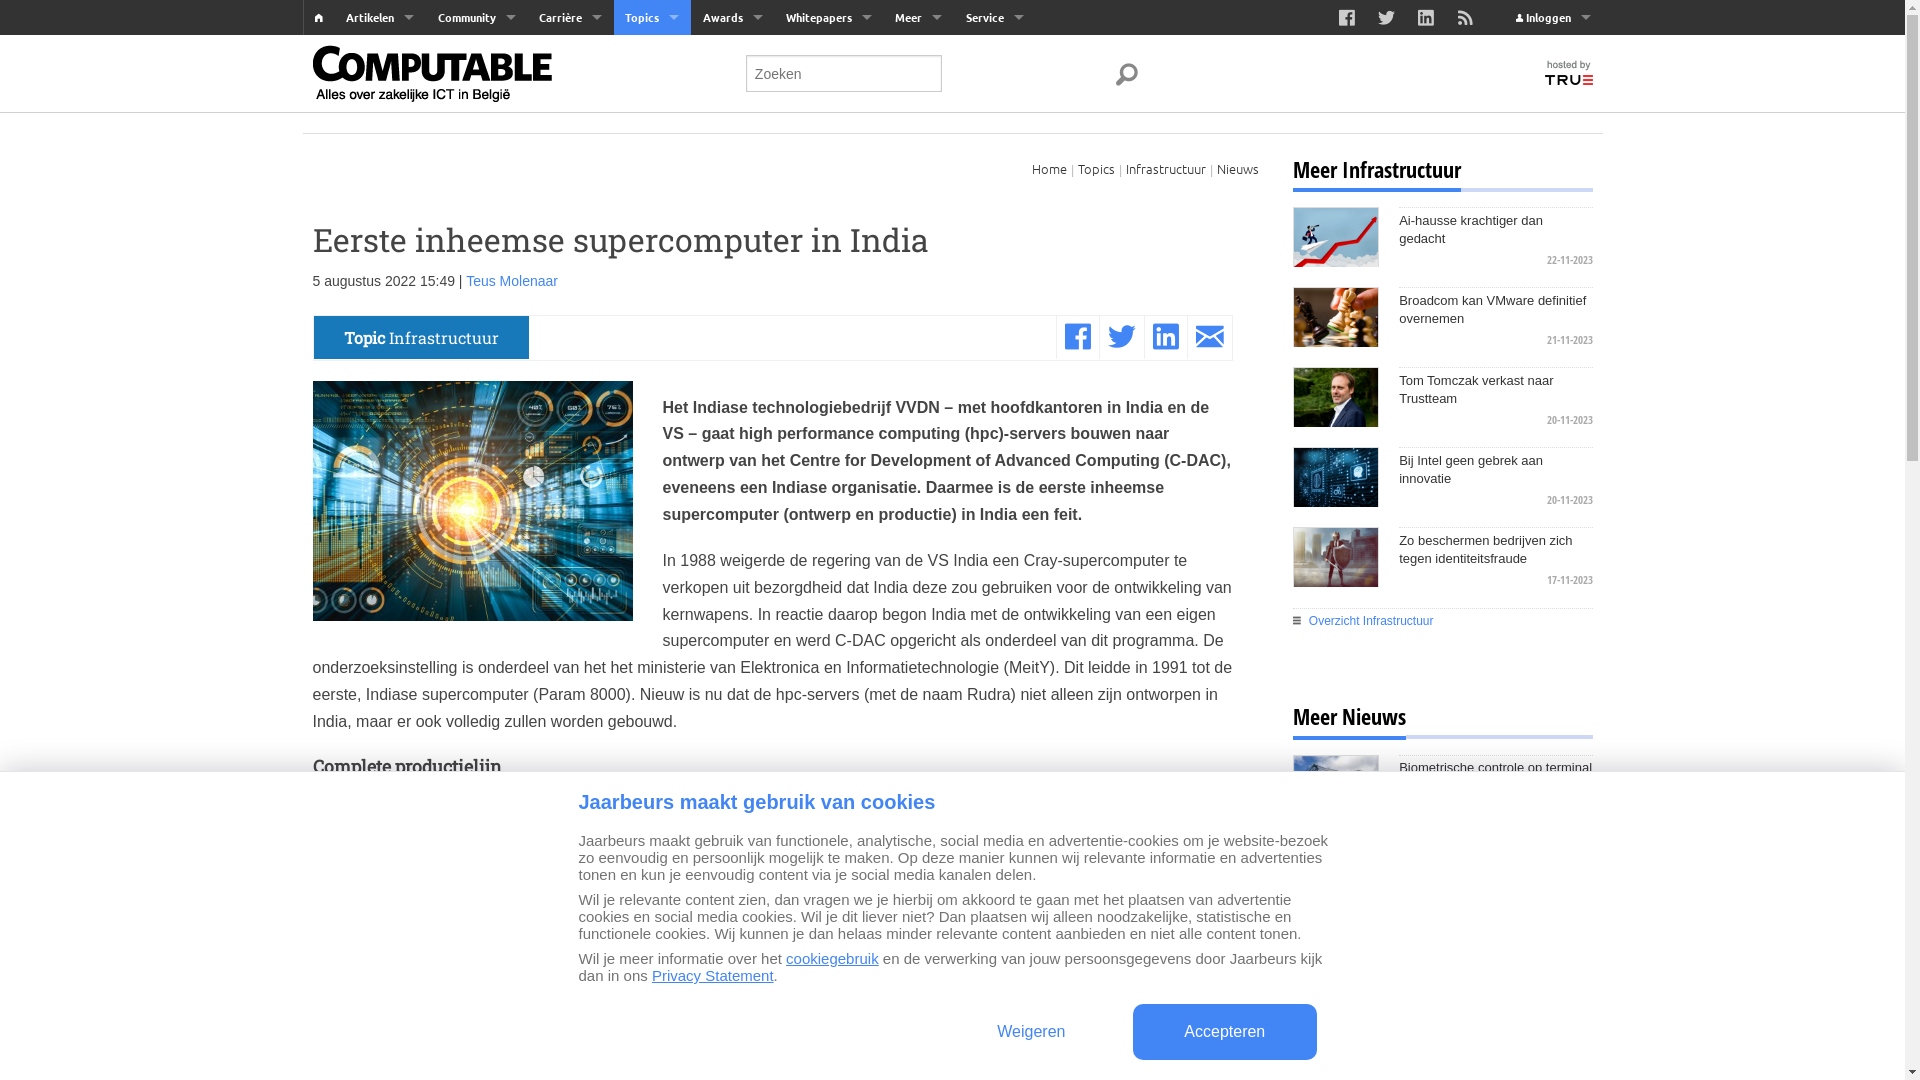  I want to click on 'Baanvak', so click(569, 52).